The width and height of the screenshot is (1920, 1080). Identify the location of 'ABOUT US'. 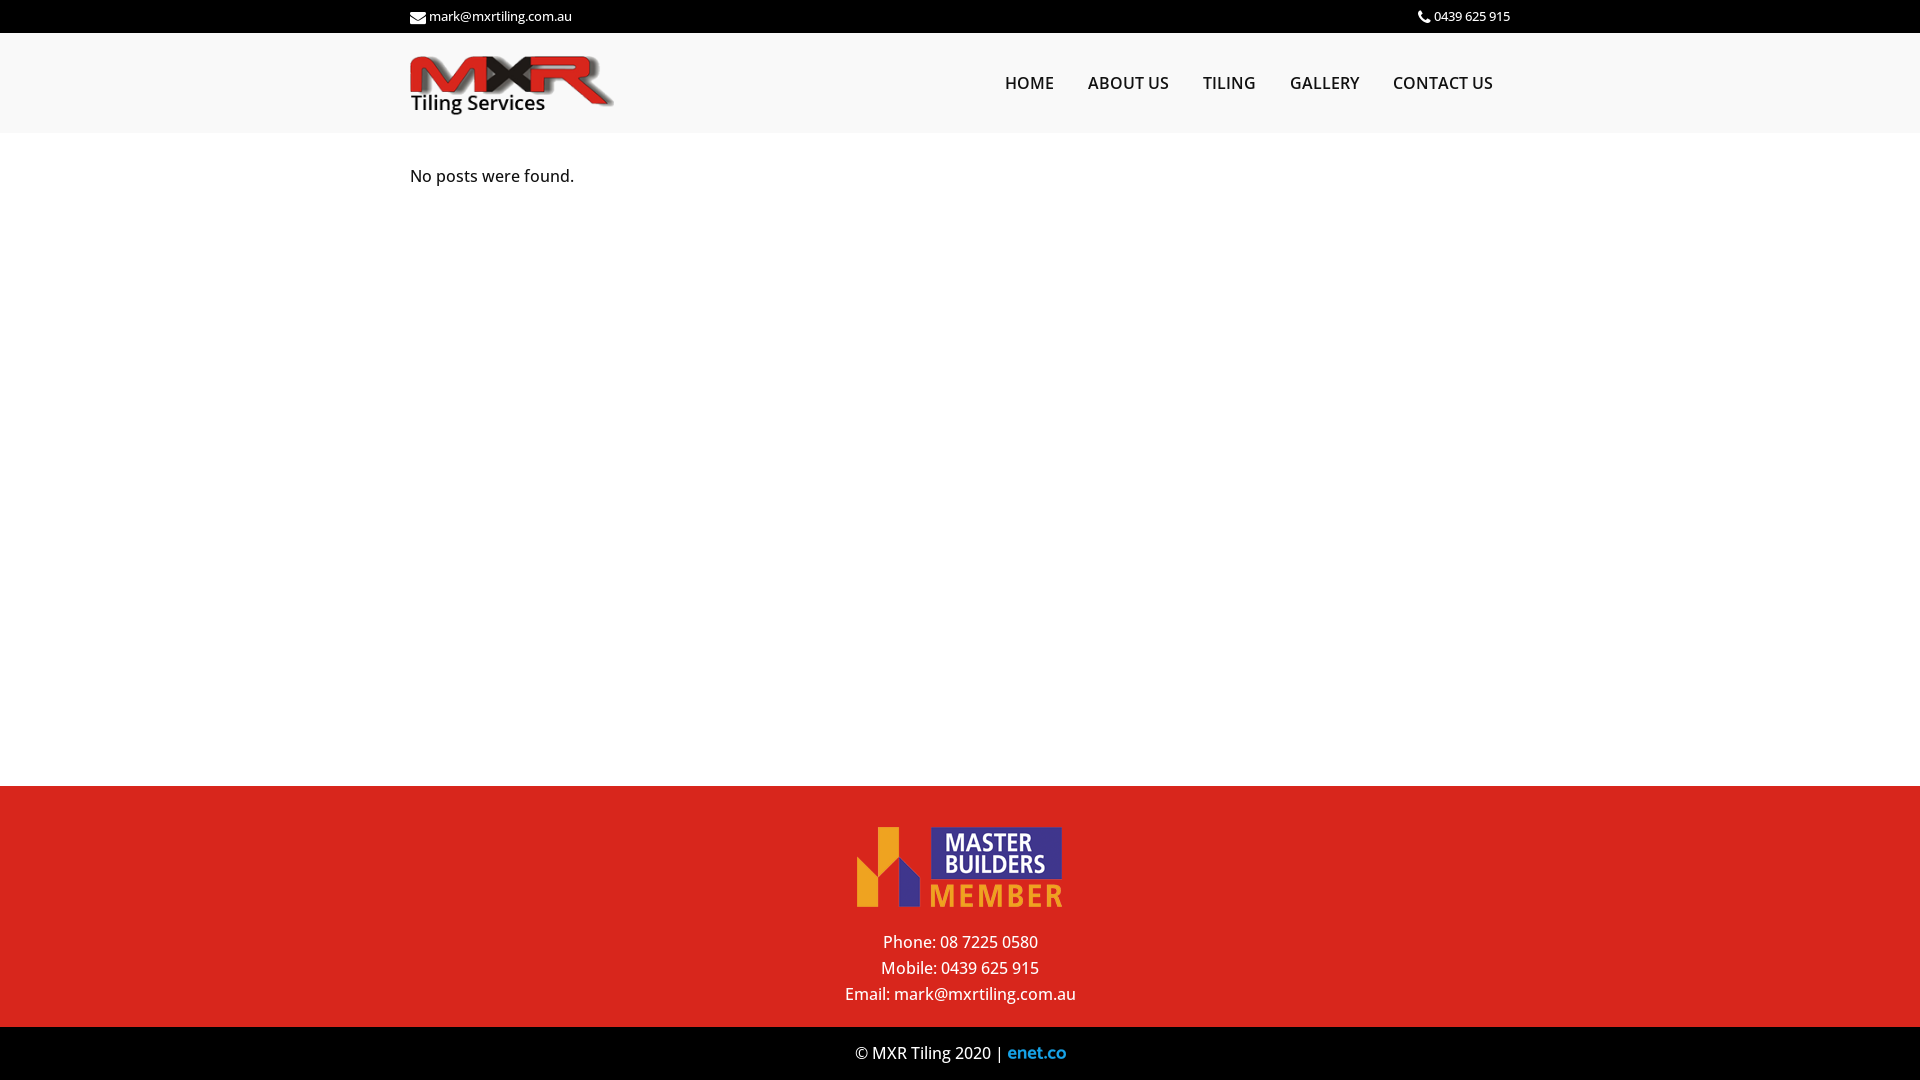
(1069, 82).